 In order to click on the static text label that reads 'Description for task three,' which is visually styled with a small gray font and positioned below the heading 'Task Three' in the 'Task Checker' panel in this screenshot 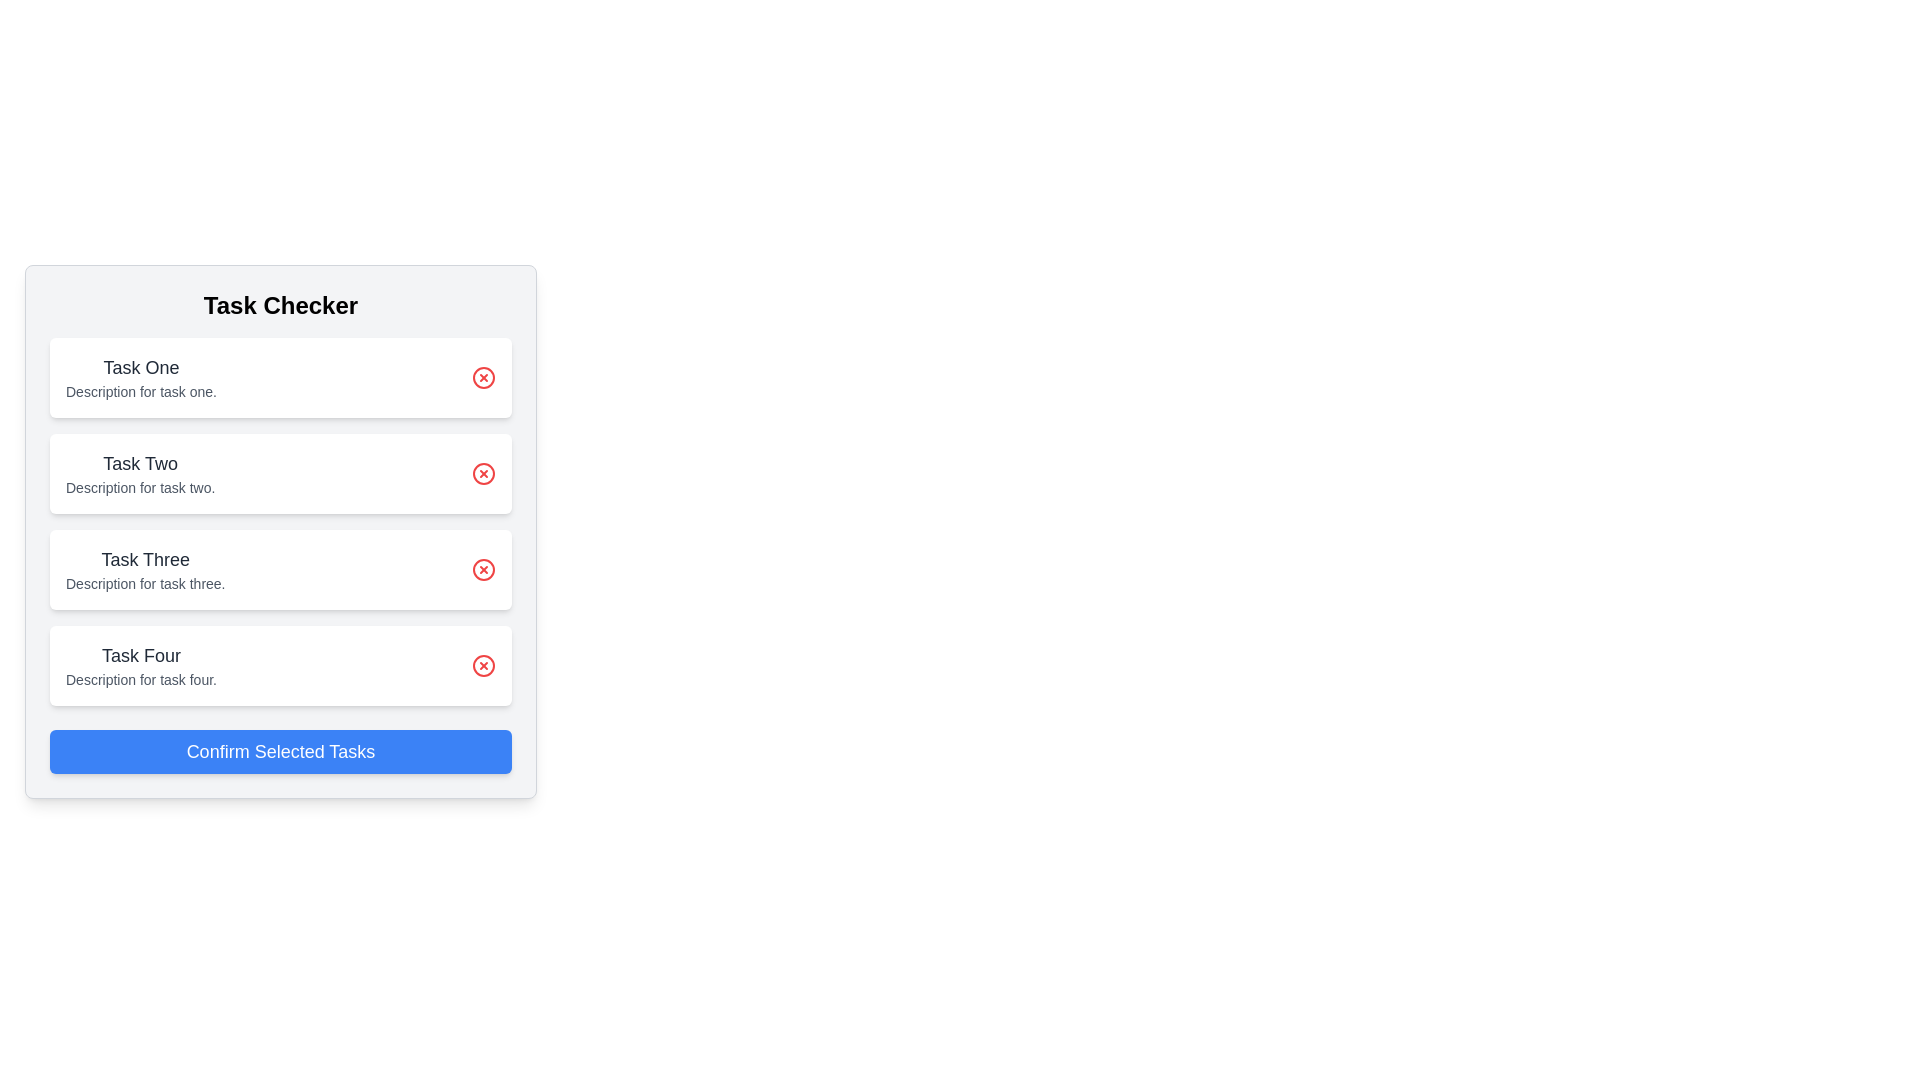, I will do `click(144, 583)`.